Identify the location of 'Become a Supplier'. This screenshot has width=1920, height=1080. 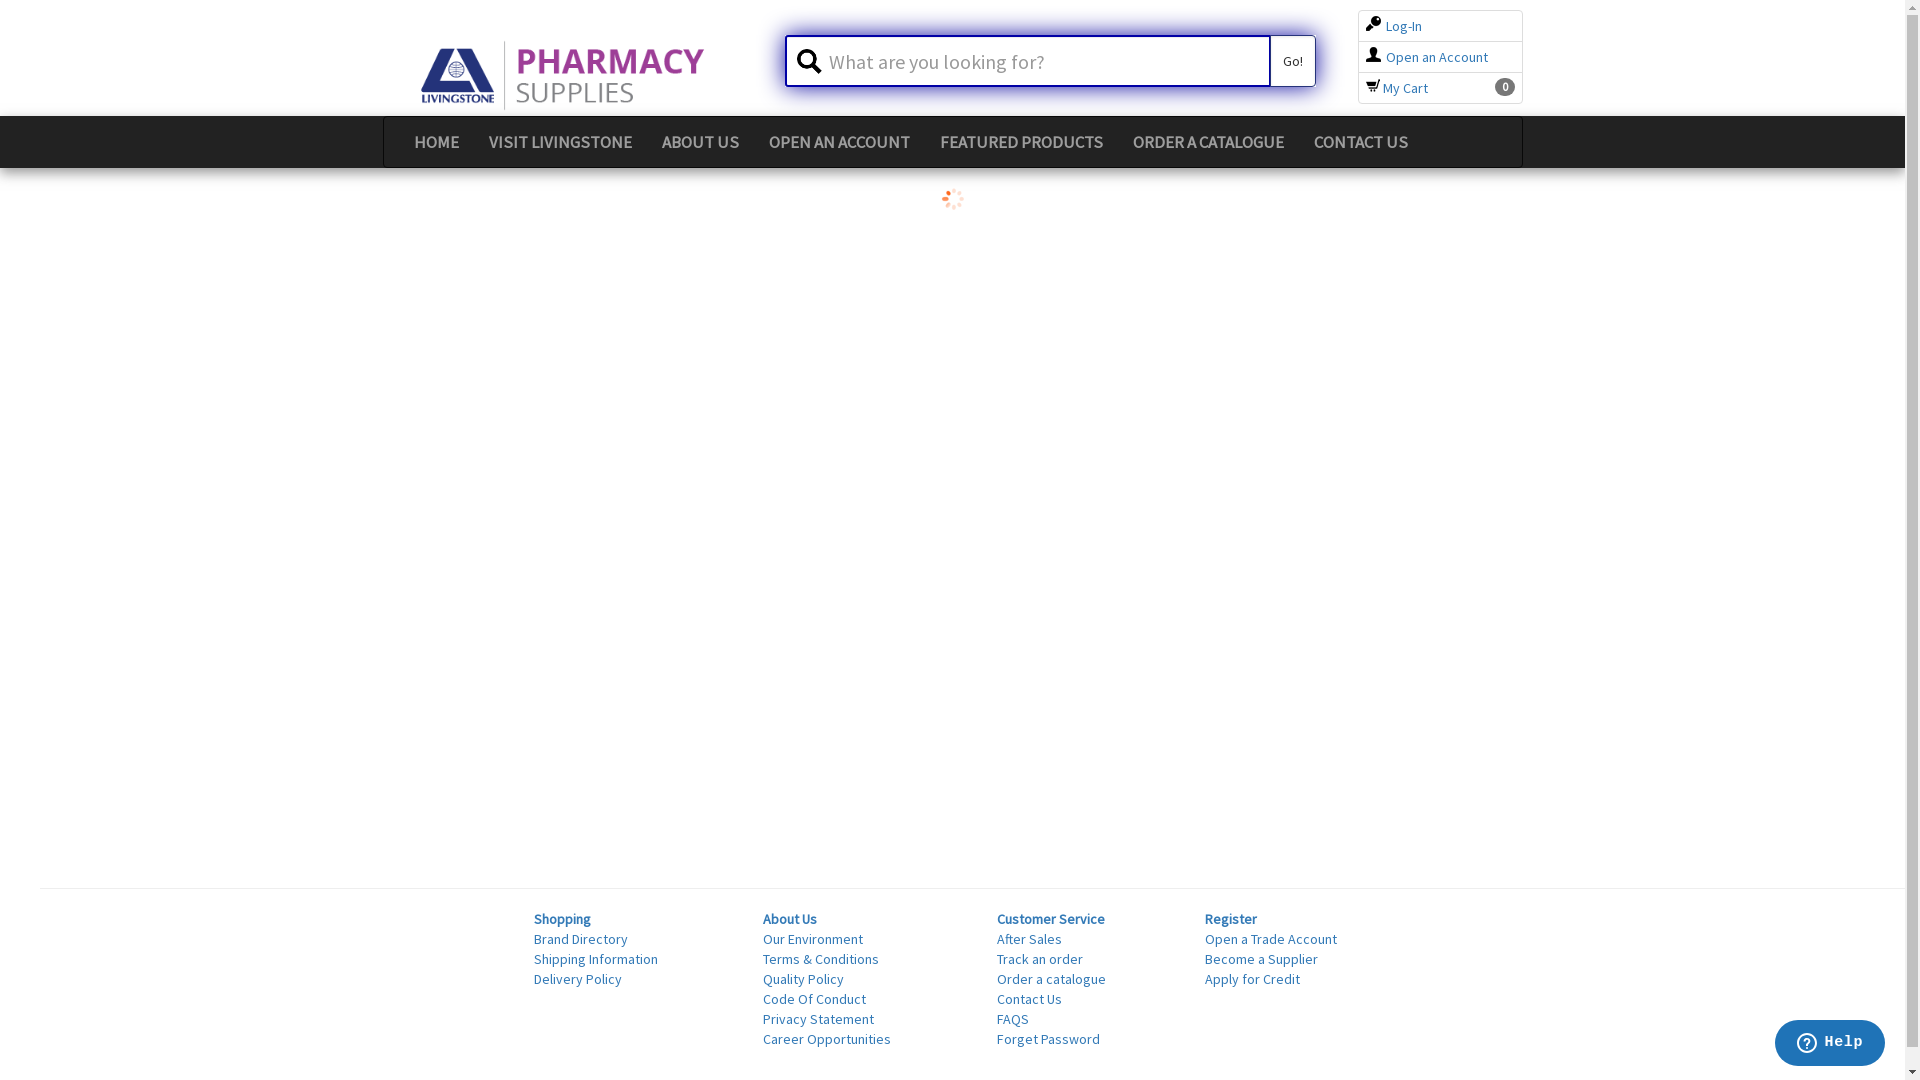
(1203, 958).